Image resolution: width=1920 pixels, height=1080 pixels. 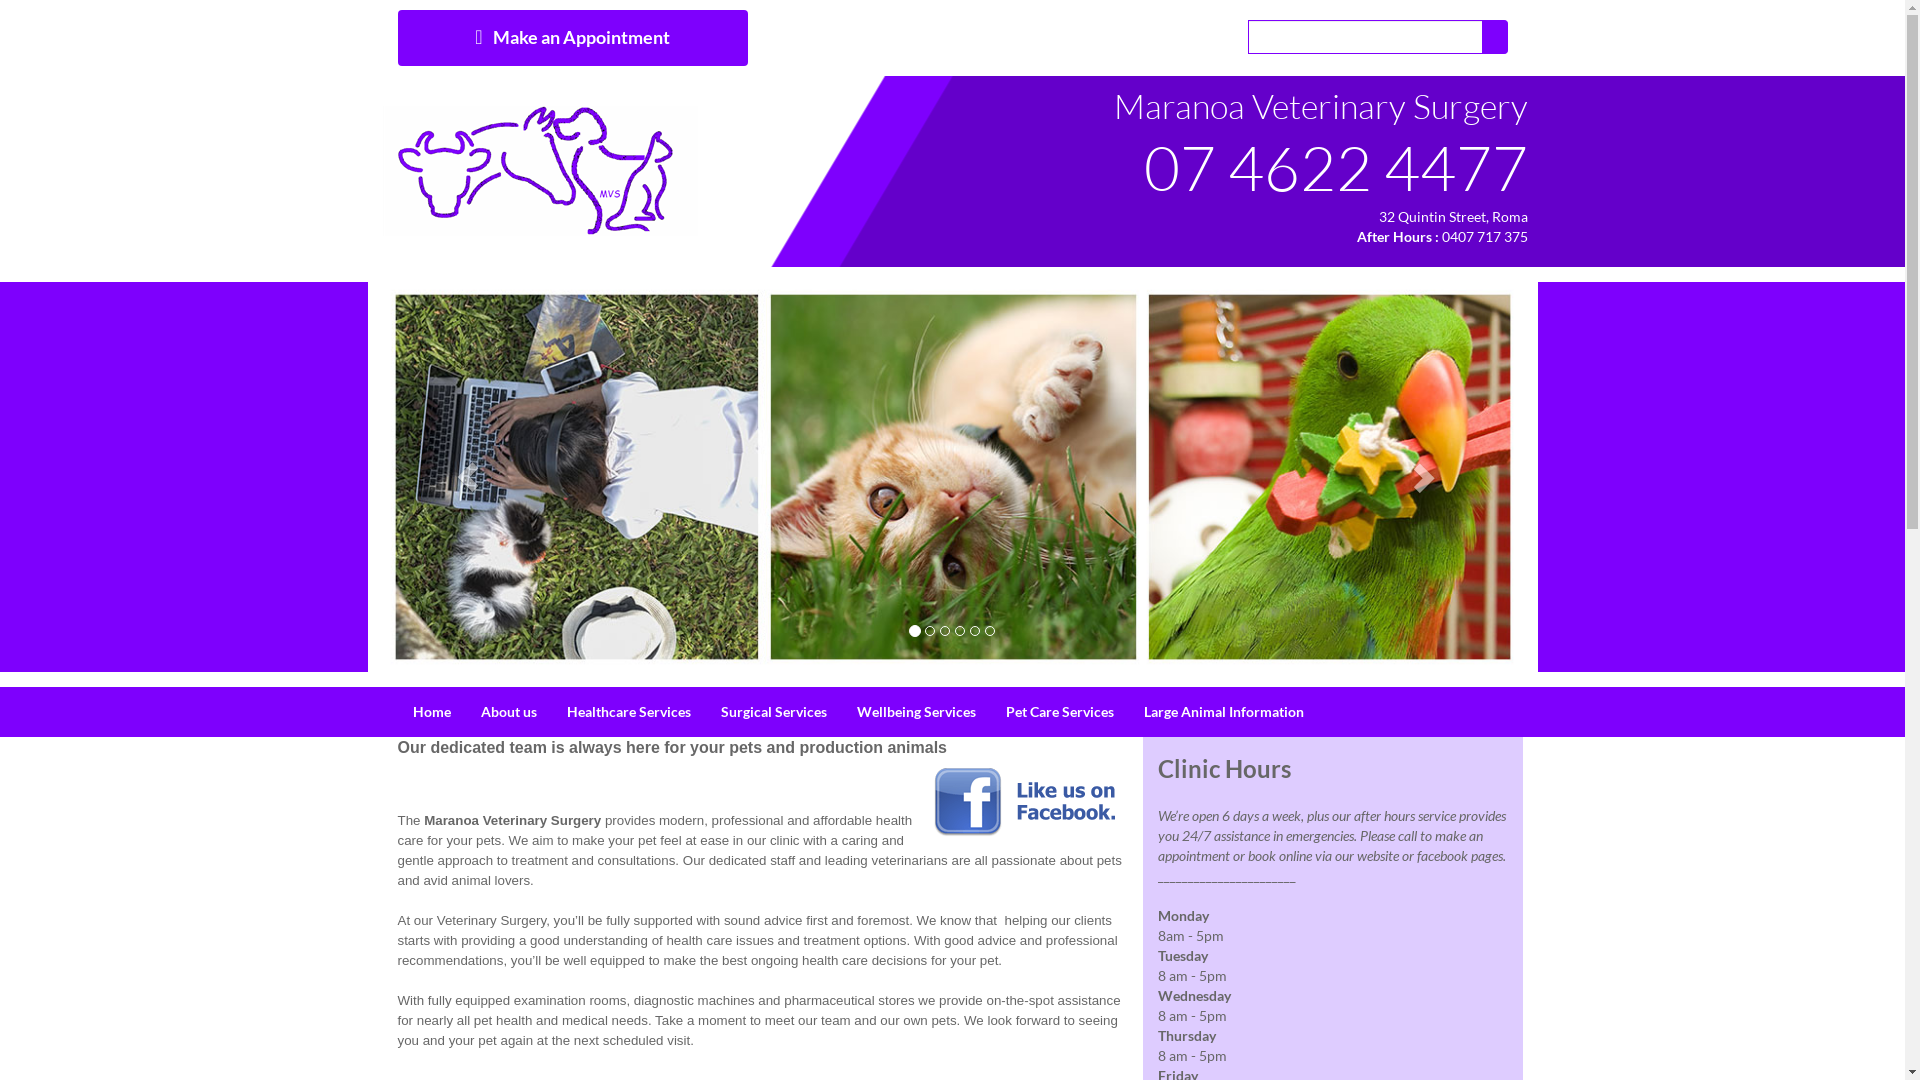 I want to click on 'Surgical Services', so click(x=772, y=711).